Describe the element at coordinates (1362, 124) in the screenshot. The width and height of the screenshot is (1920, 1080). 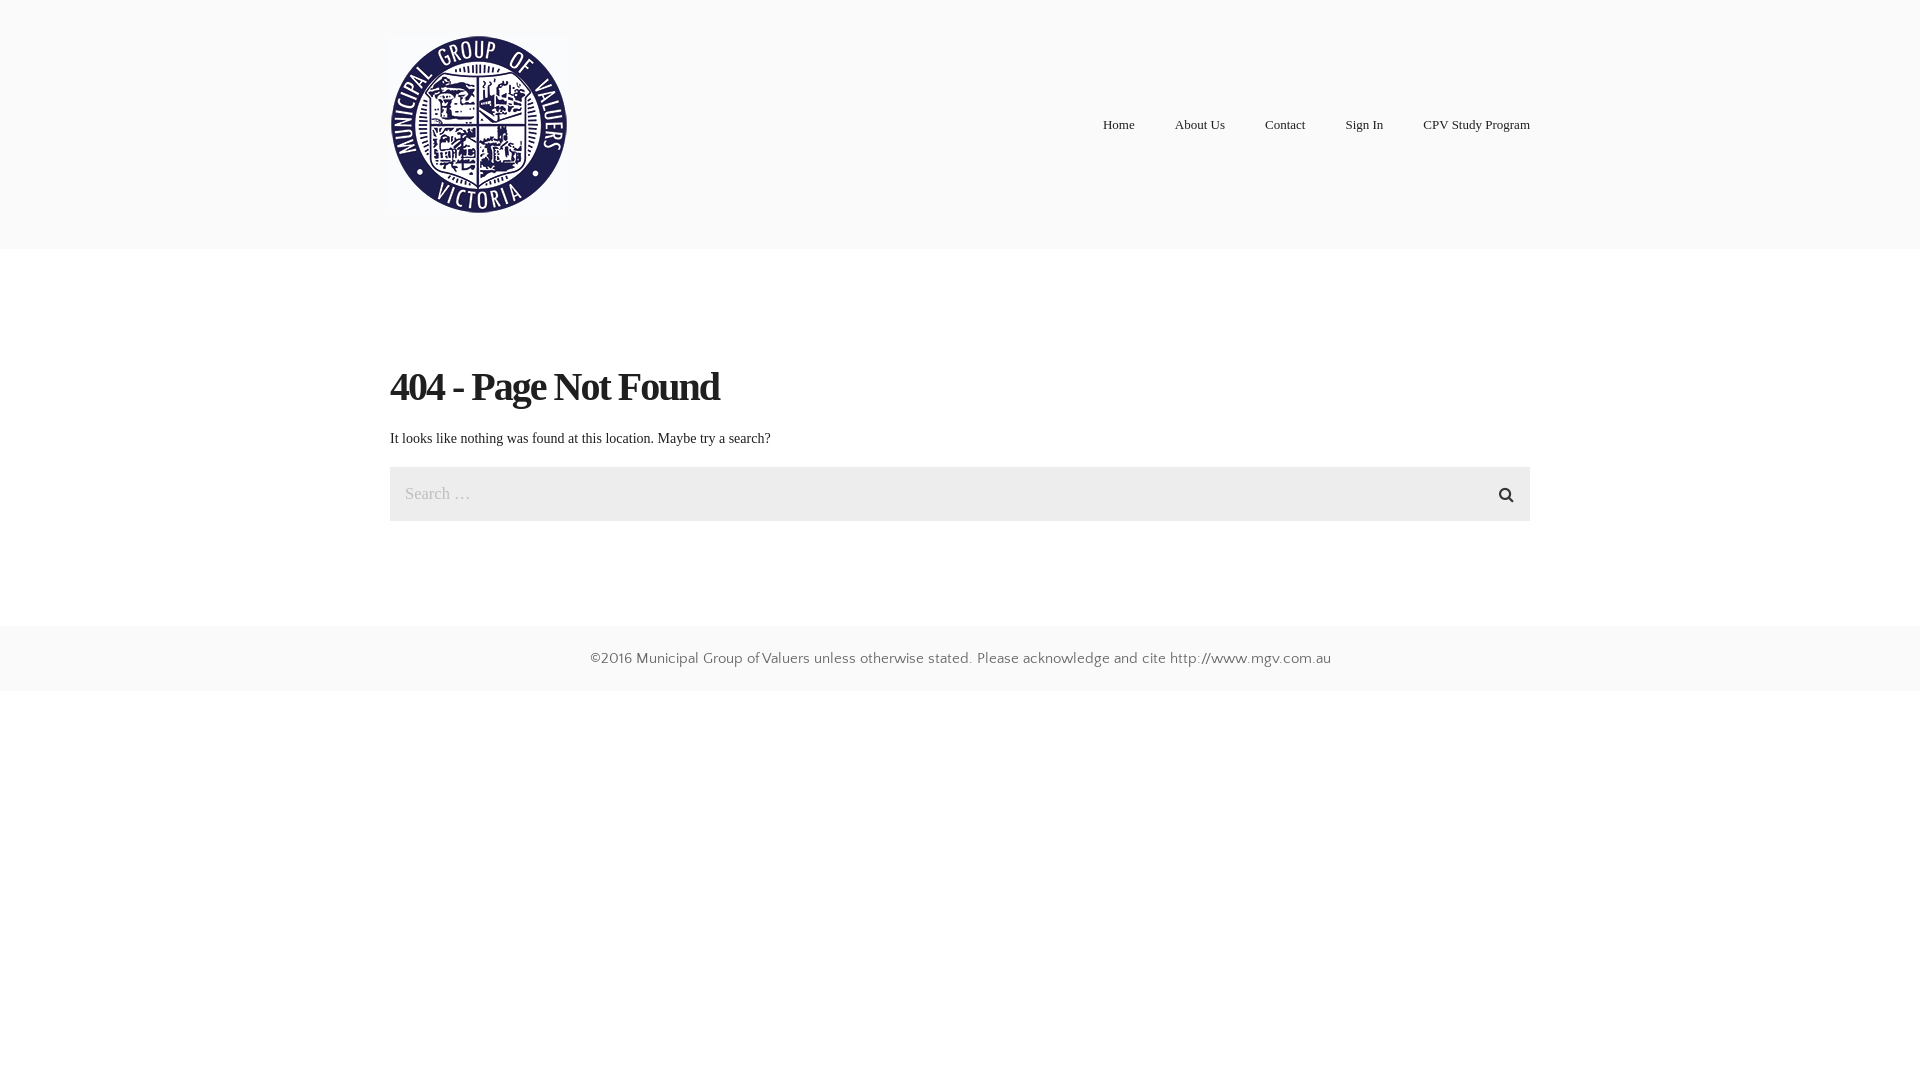
I see `'Sign In'` at that location.